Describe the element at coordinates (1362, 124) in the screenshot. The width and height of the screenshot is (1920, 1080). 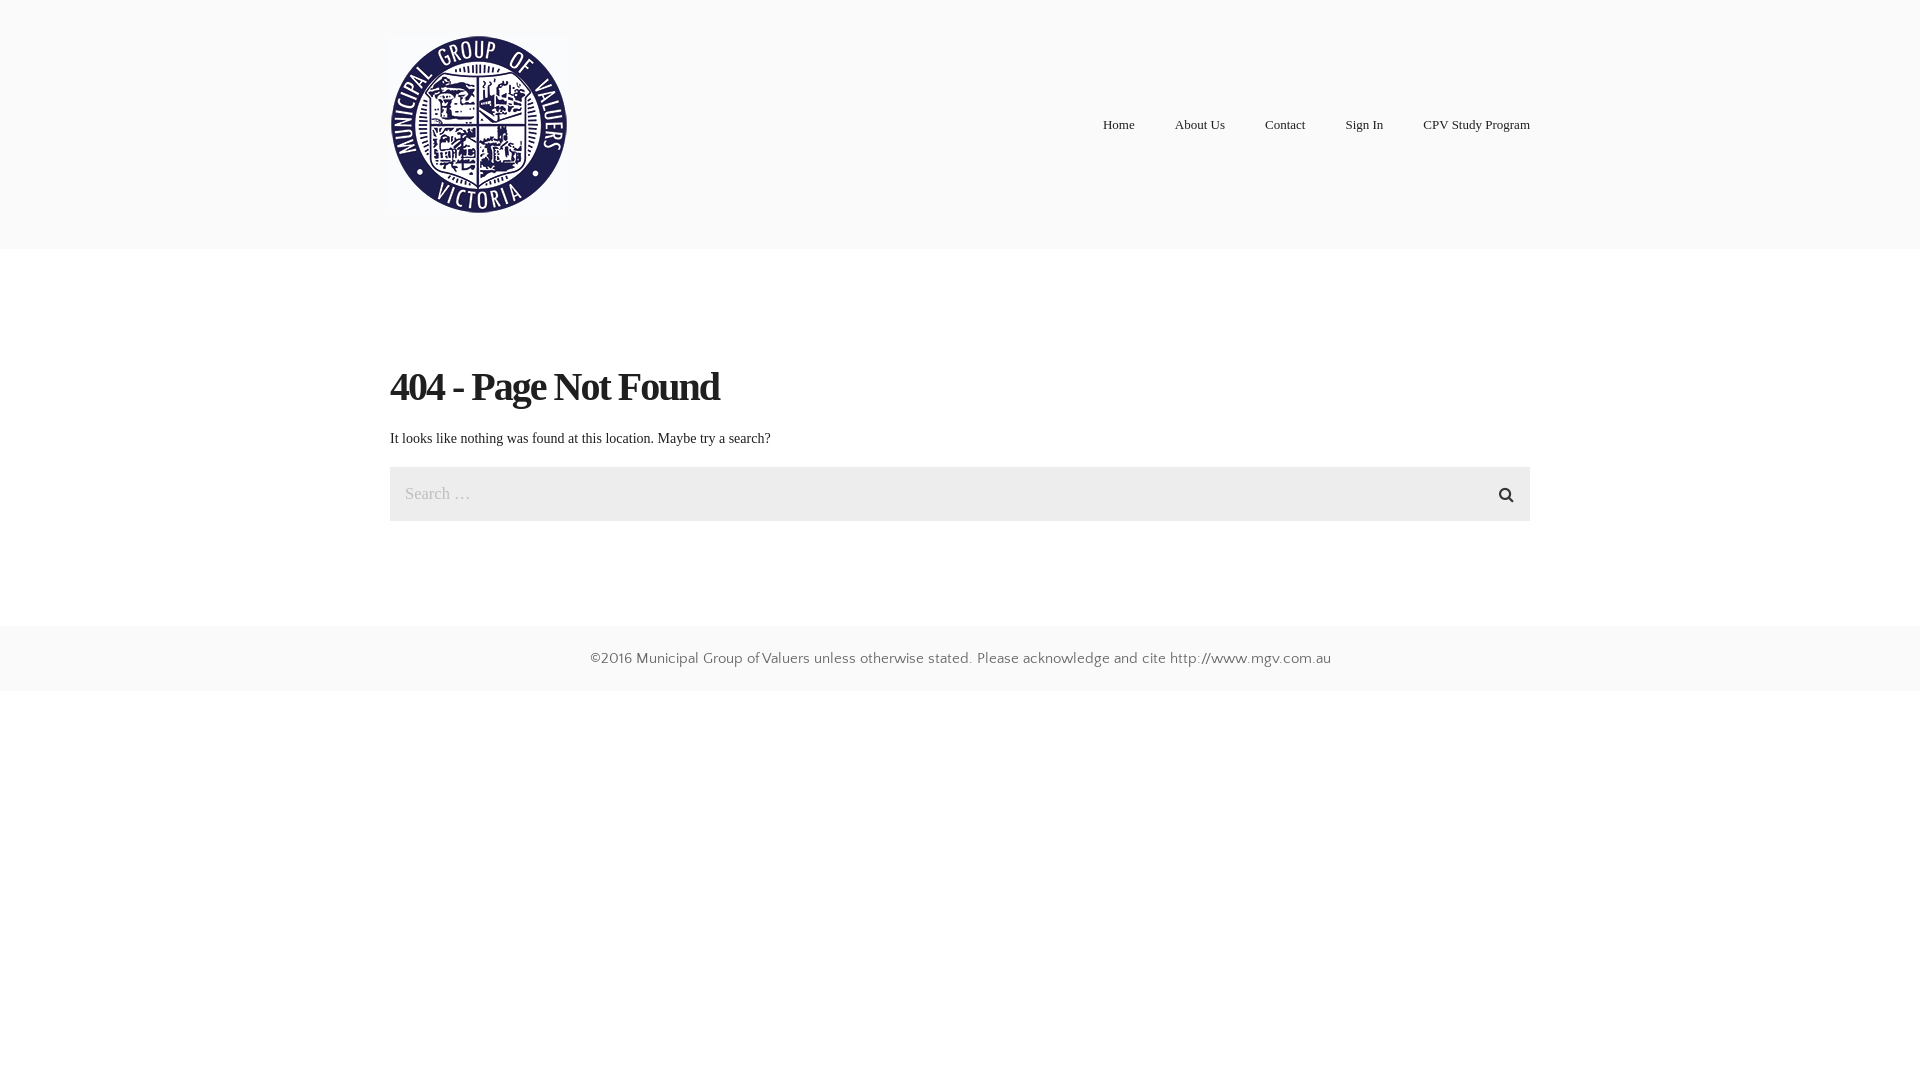
I see `'Sign In'` at that location.